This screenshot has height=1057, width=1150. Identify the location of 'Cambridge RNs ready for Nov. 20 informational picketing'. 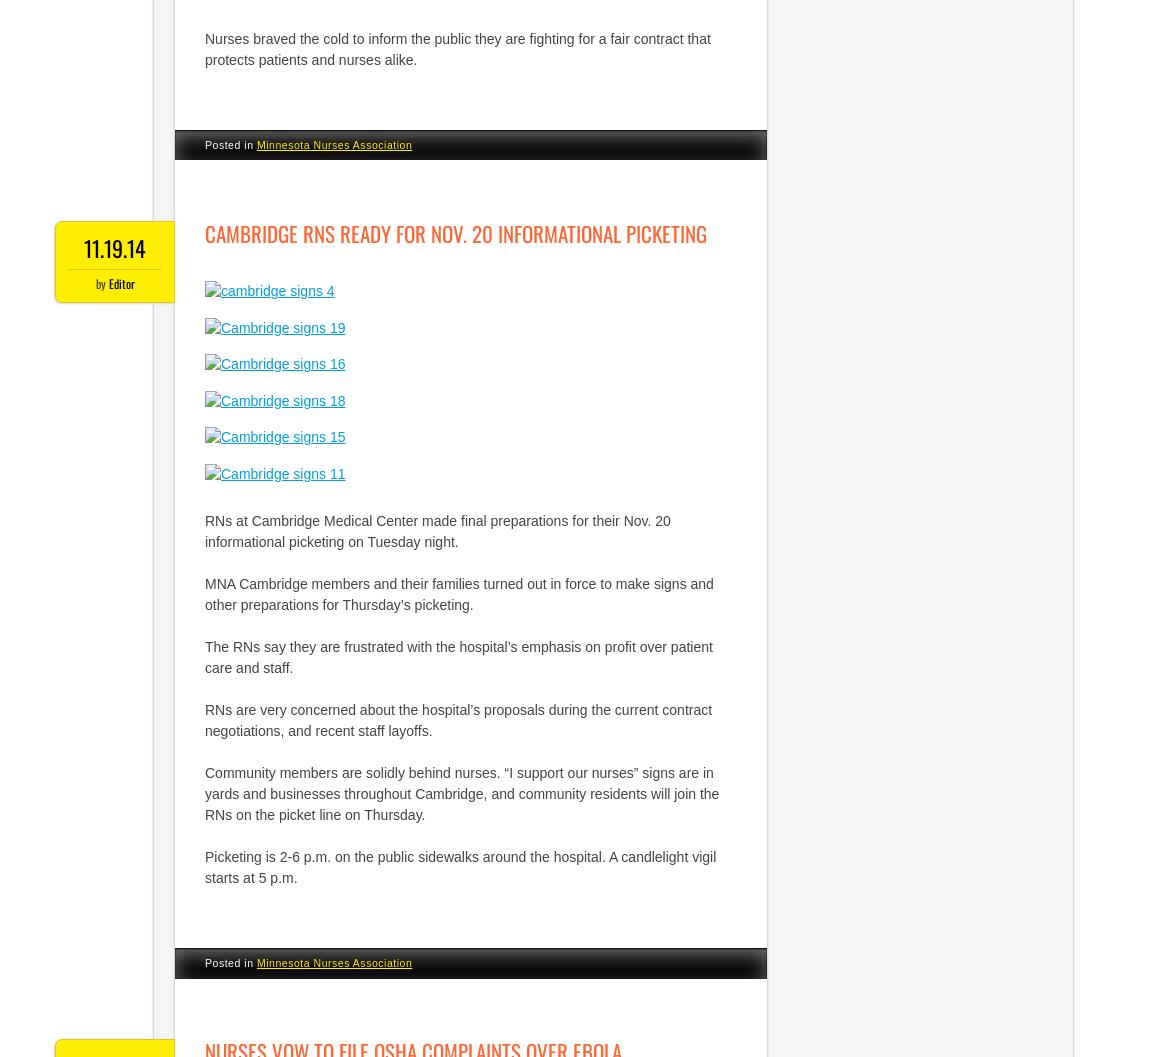
(455, 231).